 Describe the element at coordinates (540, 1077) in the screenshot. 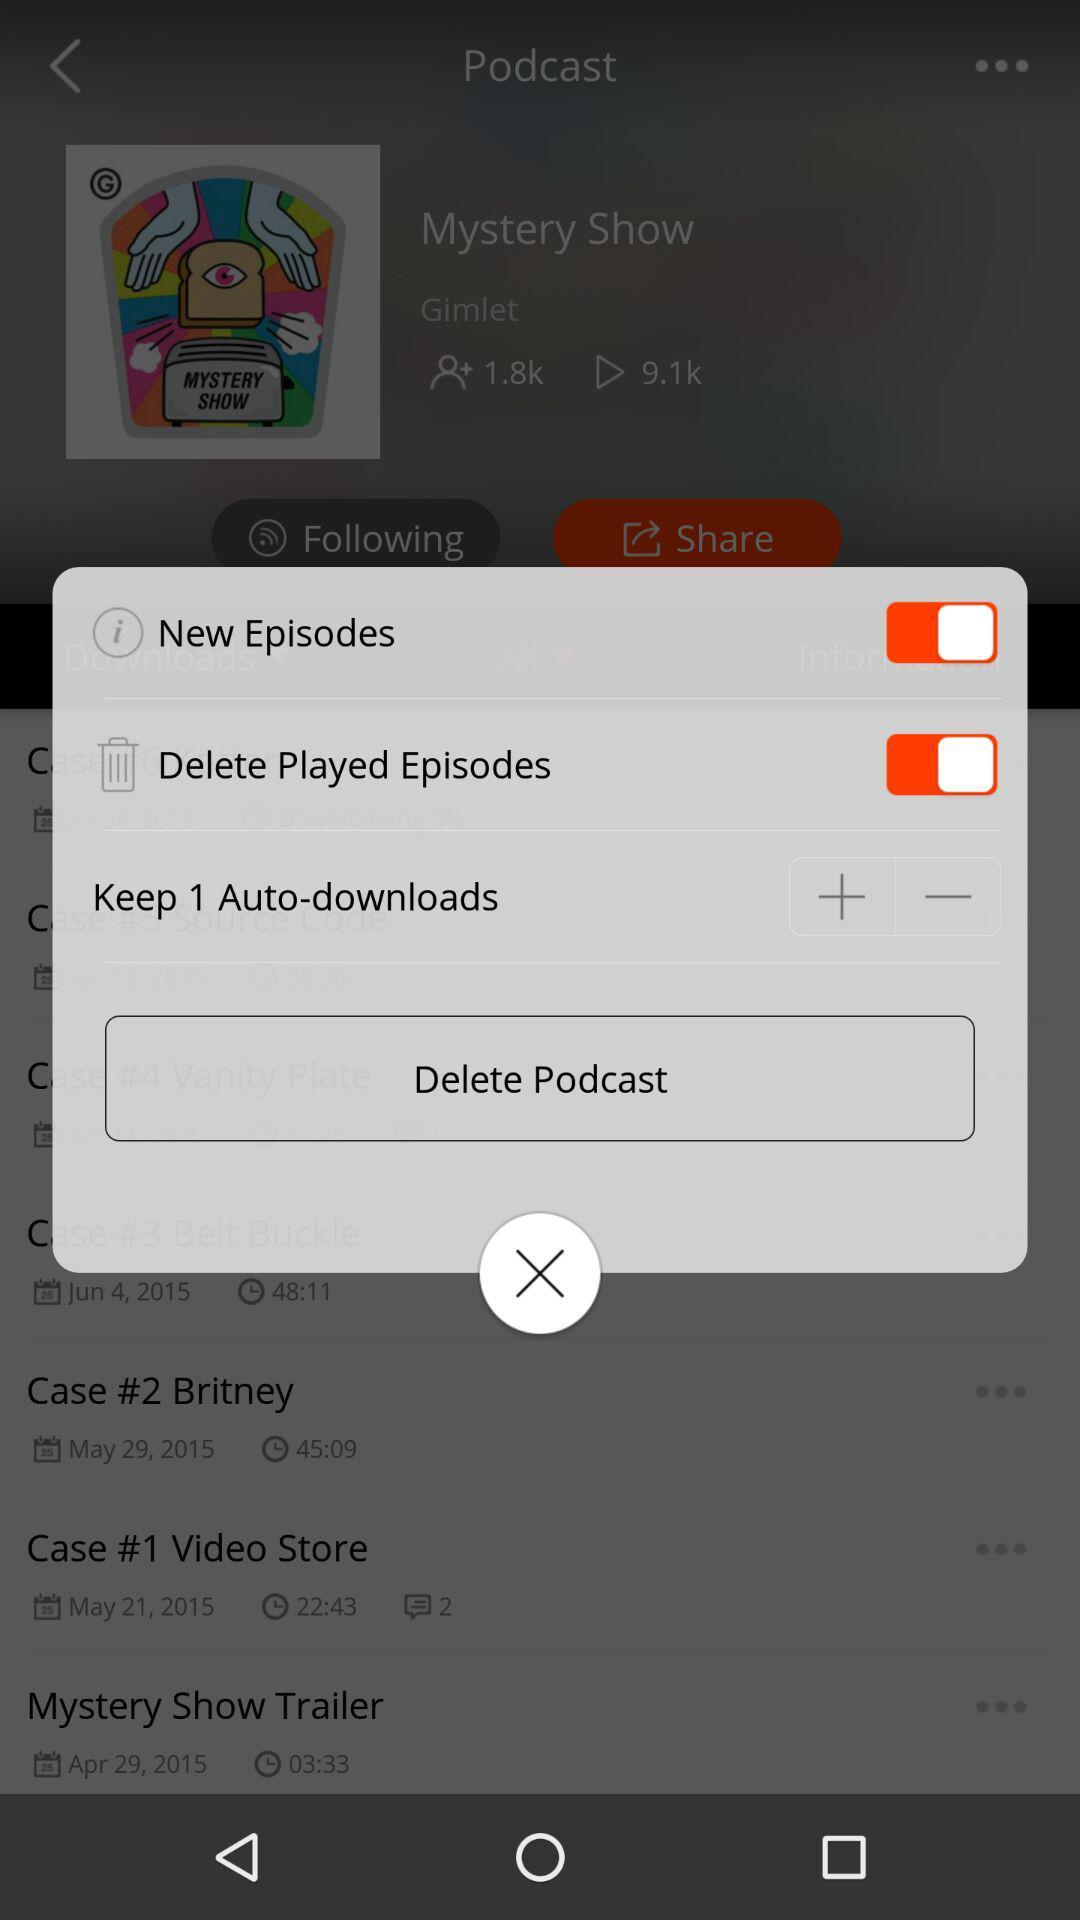

I see `delete podcast icon` at that location.